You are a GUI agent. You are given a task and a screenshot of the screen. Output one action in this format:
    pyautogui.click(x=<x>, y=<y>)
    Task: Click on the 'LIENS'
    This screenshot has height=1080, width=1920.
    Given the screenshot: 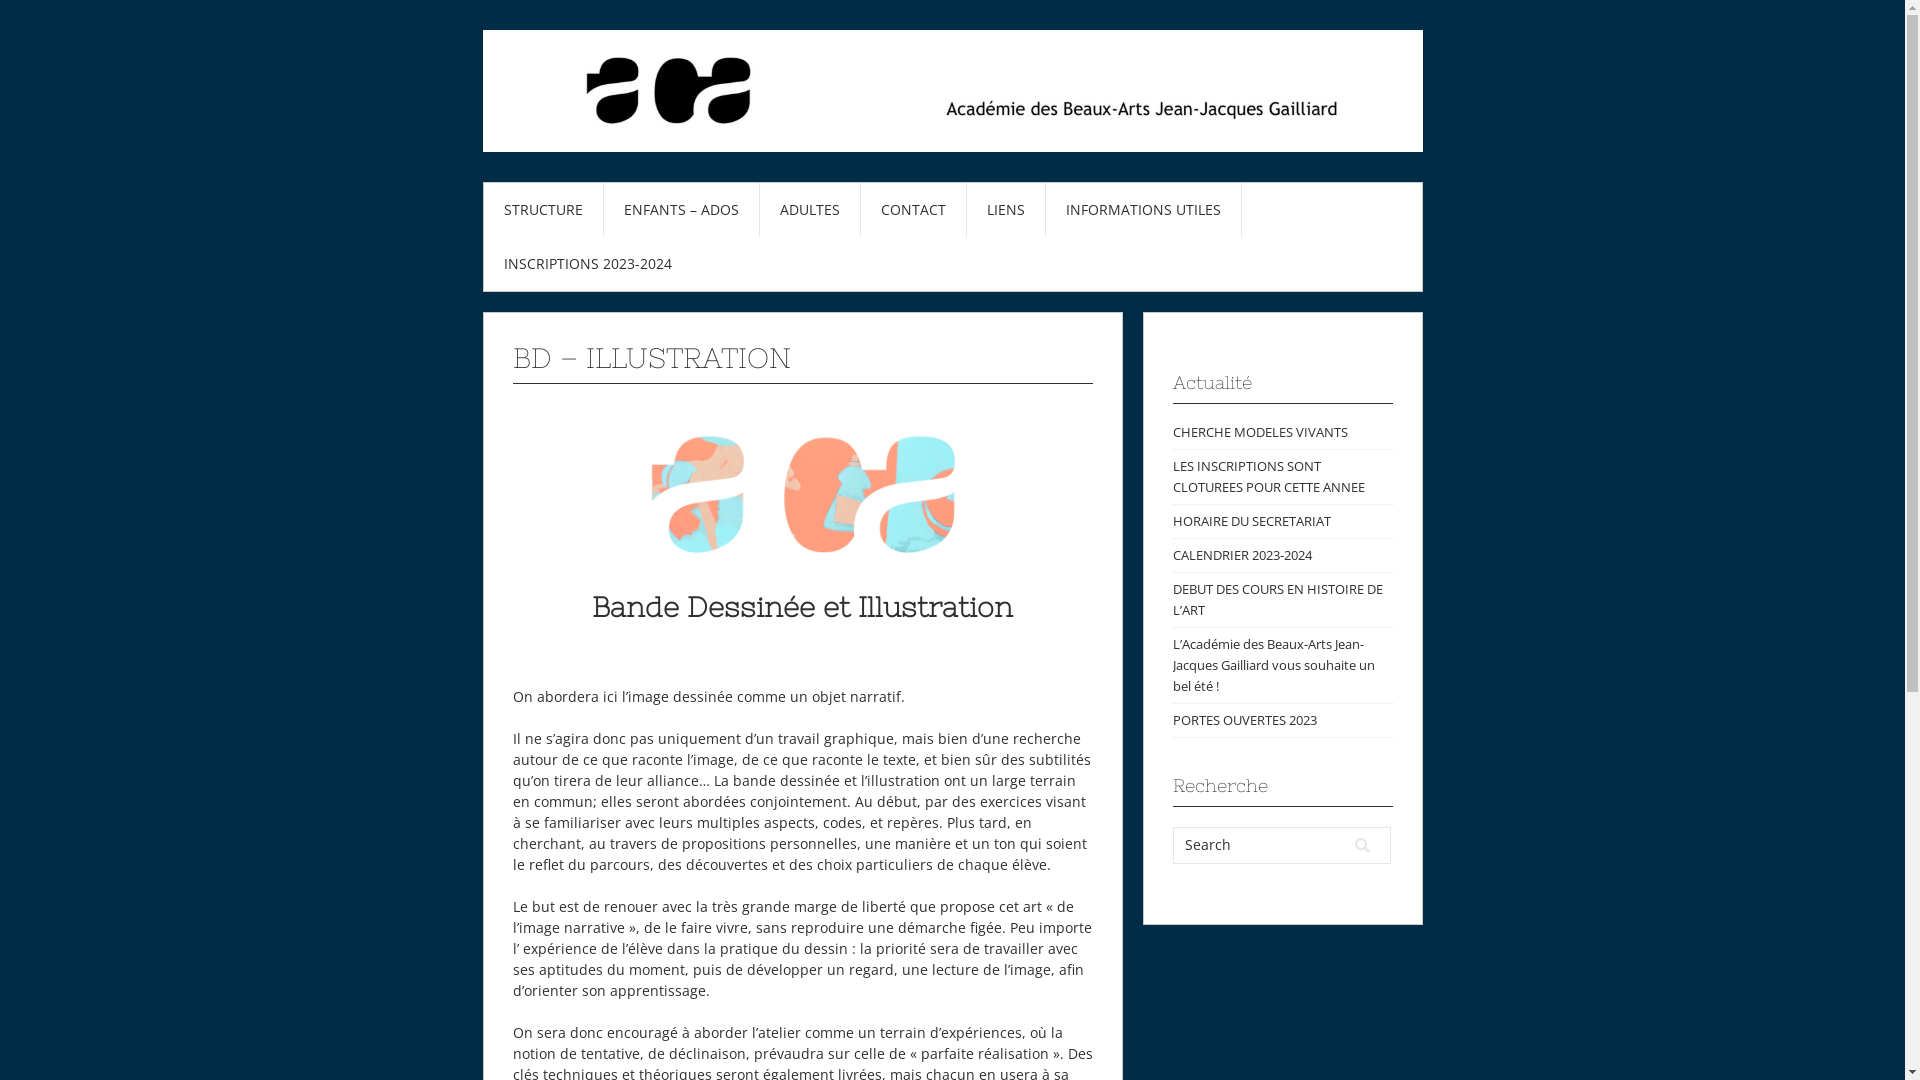 What is the action you would take?
    pyautogui.click(x=1004, y=209)
    